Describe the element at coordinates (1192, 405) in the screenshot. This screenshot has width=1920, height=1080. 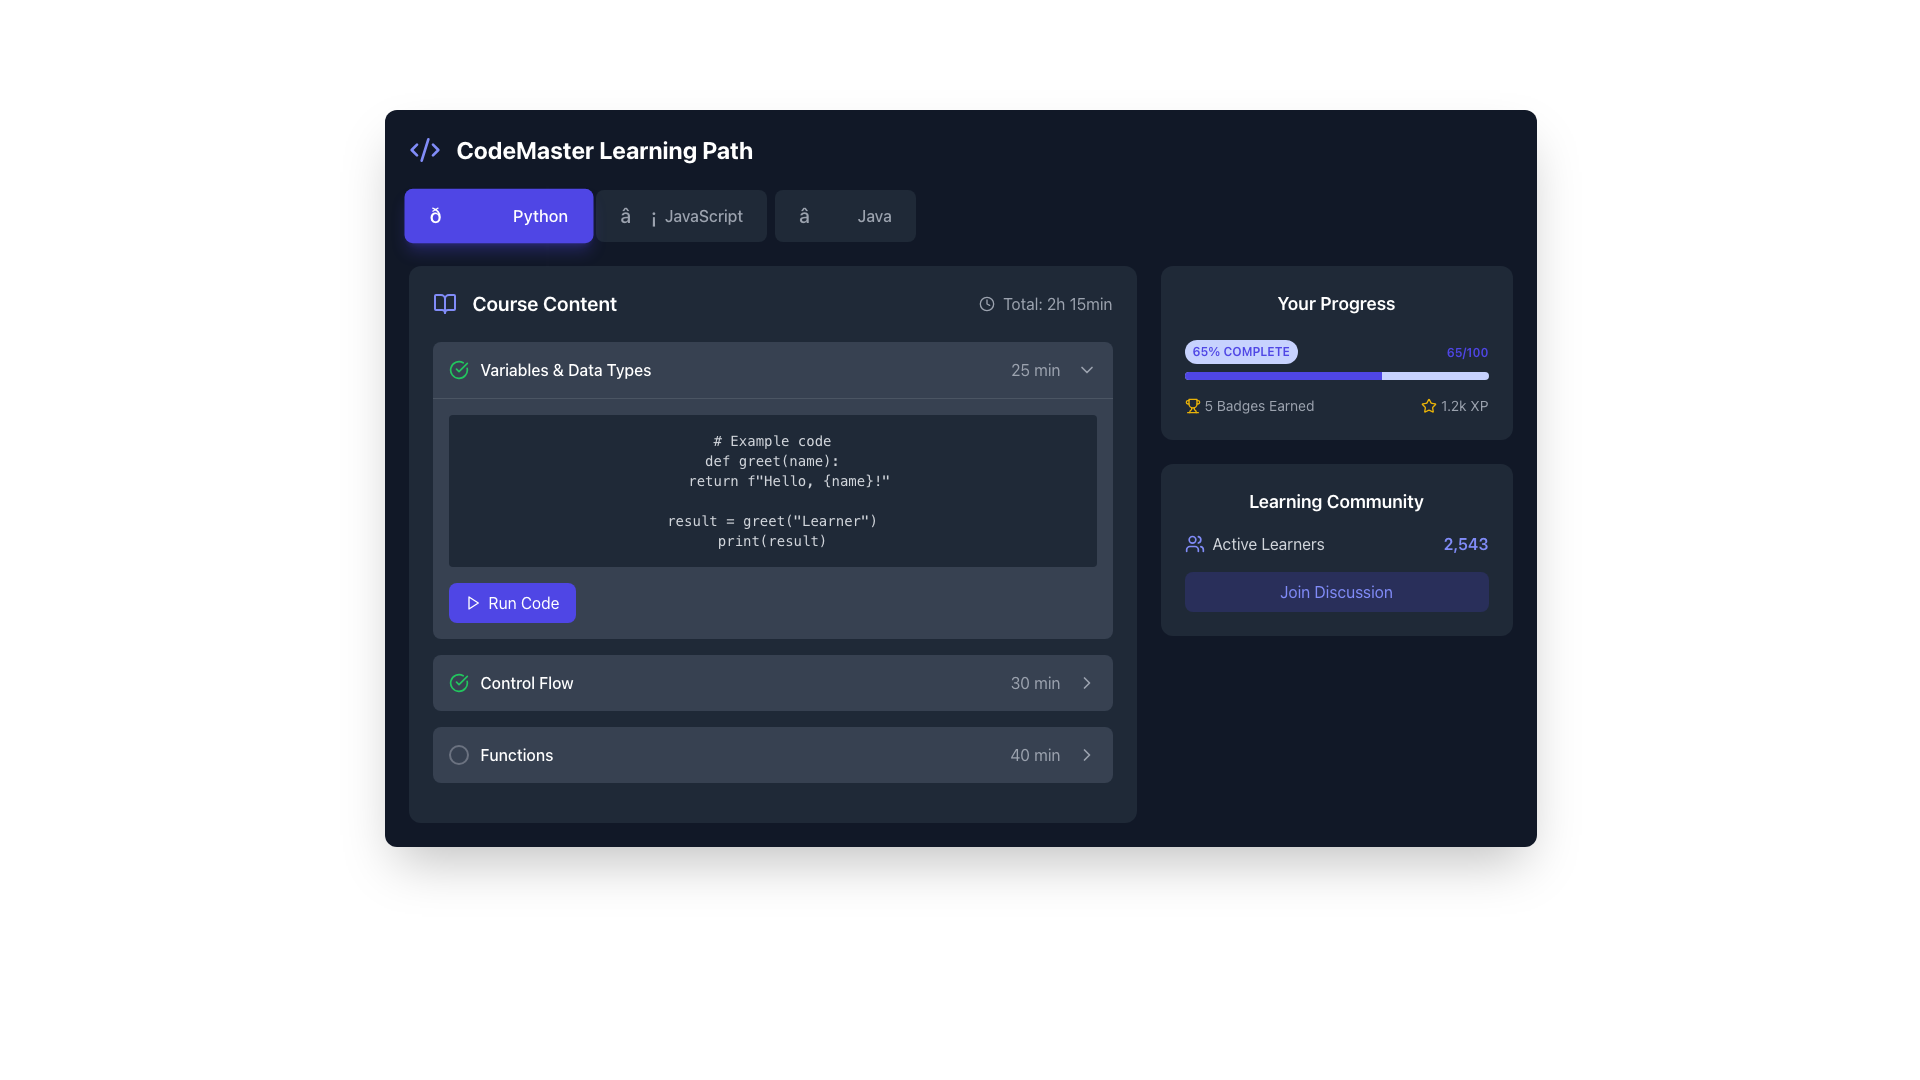
I see `the trophy icon that depicts '5 Badges Earned' in the progress indication section located under 'Your Progress'` at that location.